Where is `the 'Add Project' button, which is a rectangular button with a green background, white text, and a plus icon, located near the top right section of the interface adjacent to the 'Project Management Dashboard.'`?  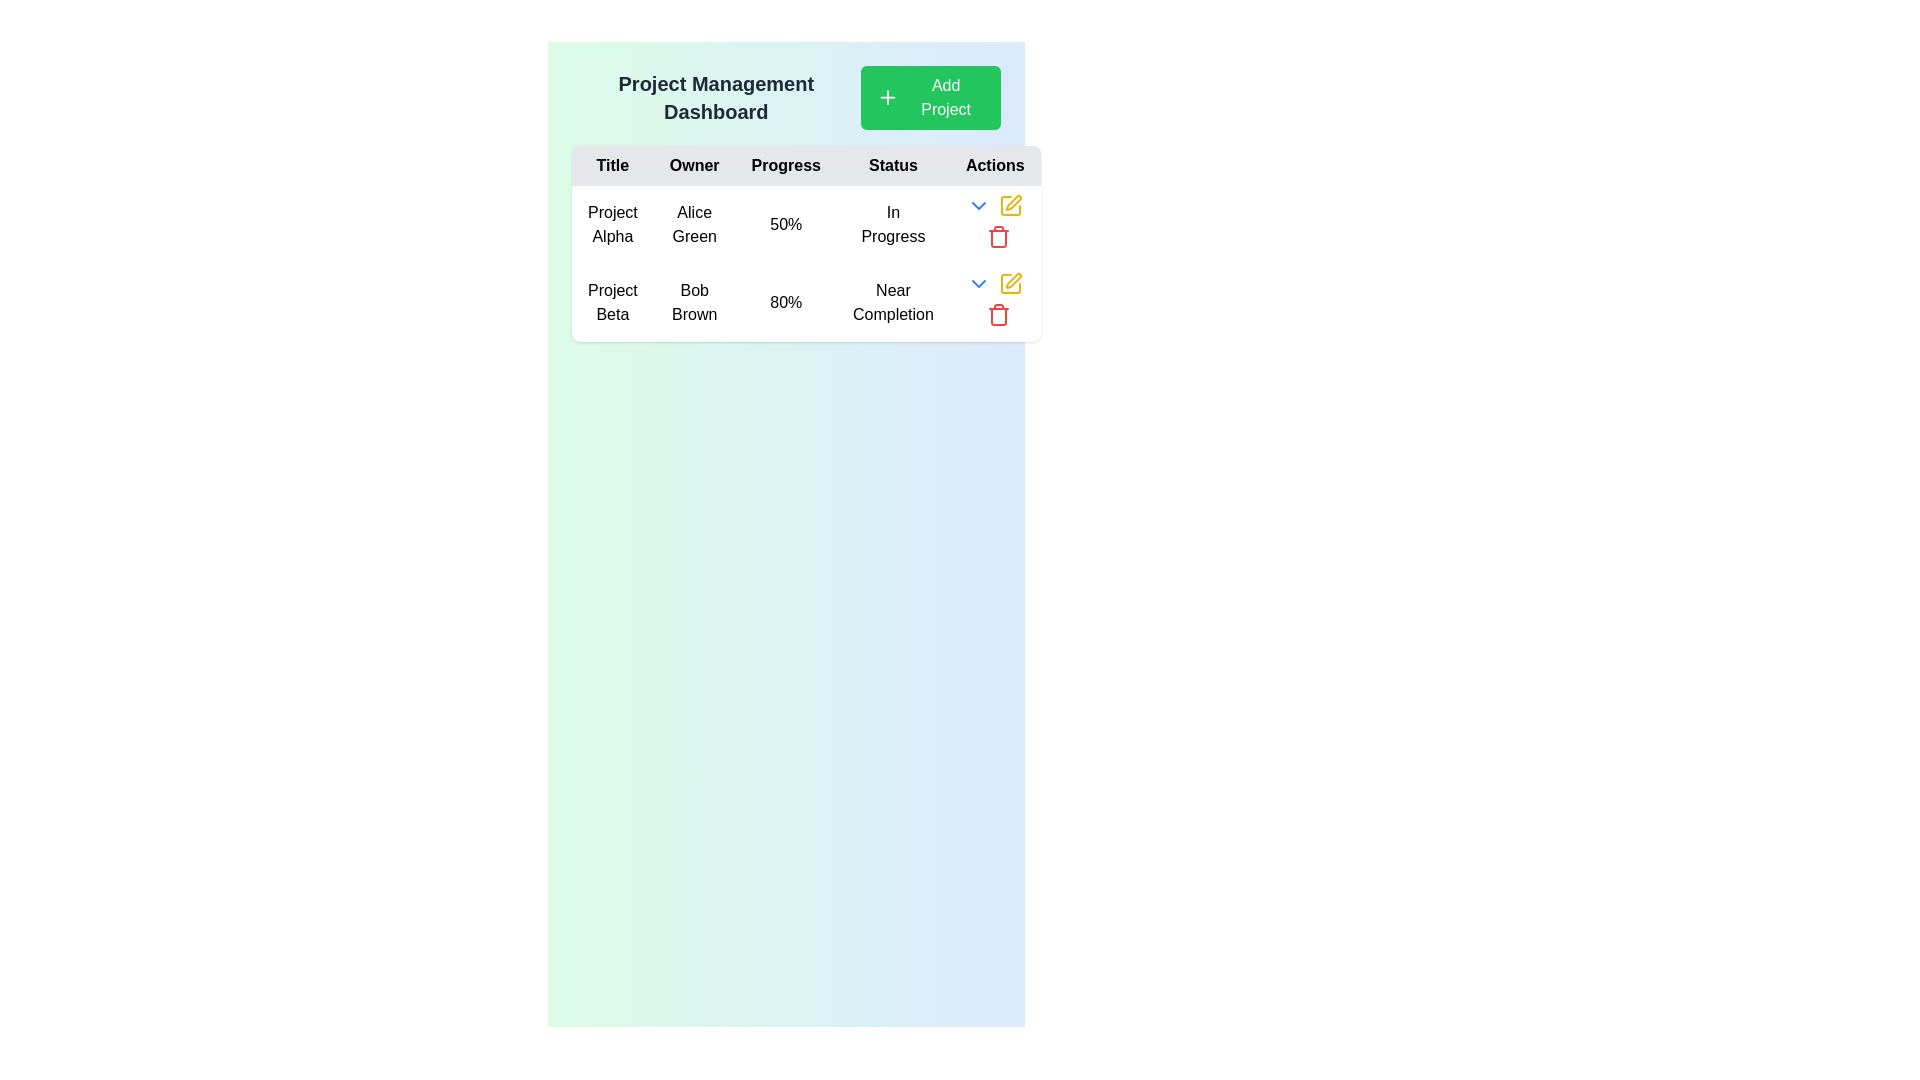
the 'Add Project' button, which is a rectangular button with a green background, white text, and a plus icon, located near the top right section of the interface adjacent to the 'Project Management Dashboard.' is located at coordinates (929, 97).